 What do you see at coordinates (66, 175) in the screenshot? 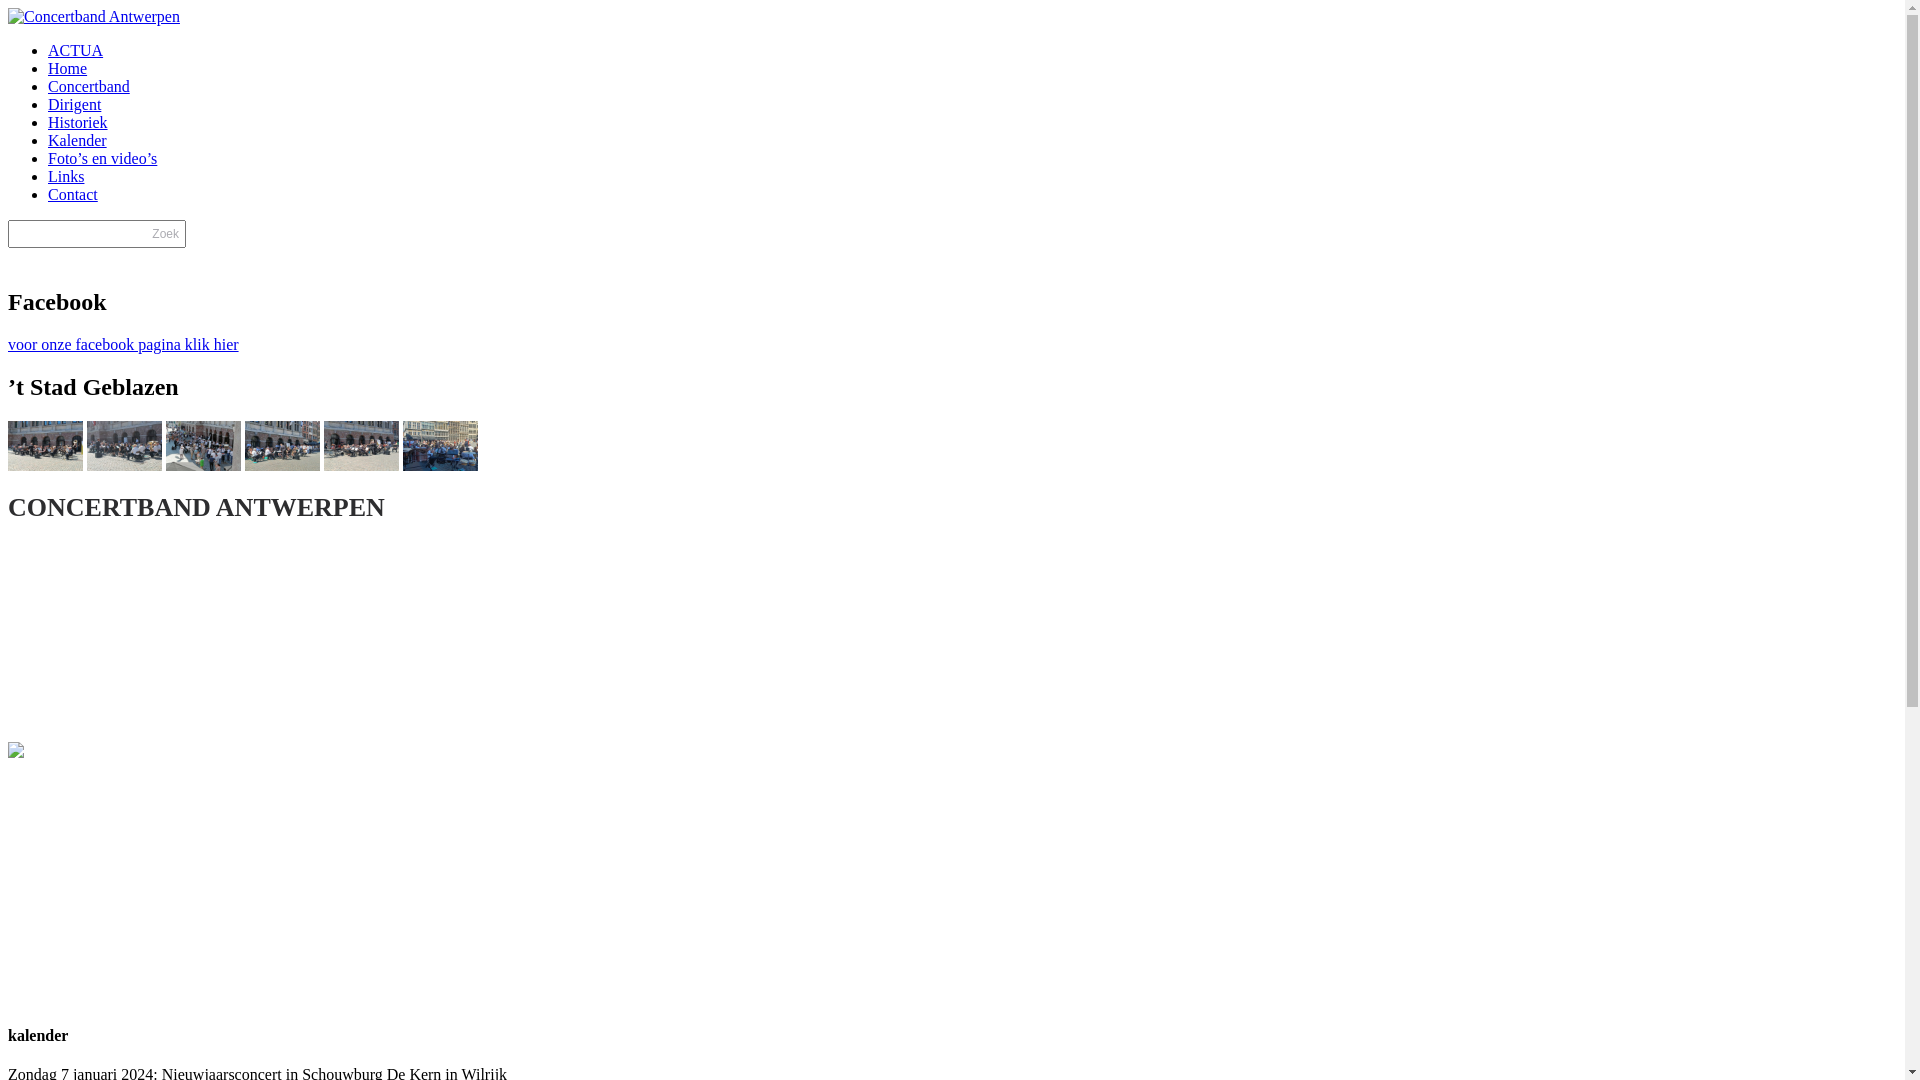
I see `'Links'` at bounding box center [66, 175].